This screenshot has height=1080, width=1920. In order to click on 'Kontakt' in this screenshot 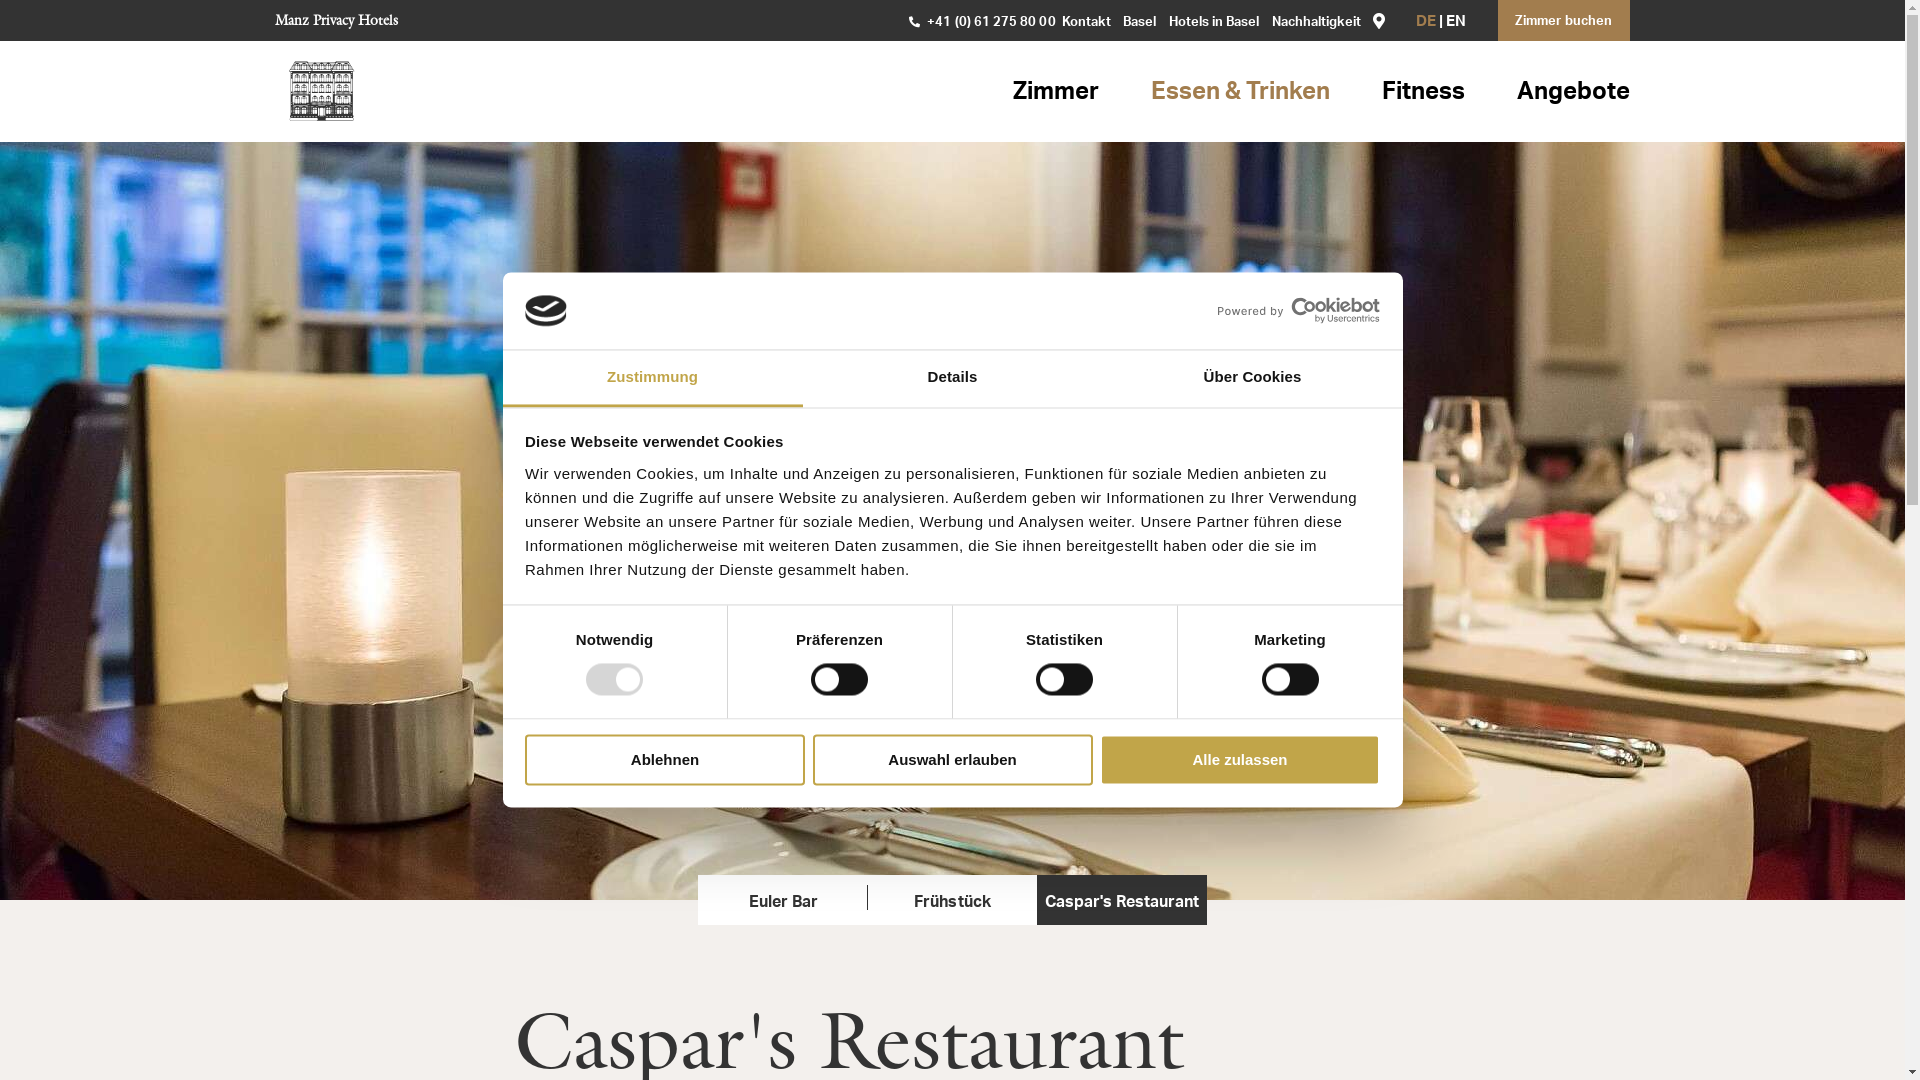, I will do `click(1060, 22)`.